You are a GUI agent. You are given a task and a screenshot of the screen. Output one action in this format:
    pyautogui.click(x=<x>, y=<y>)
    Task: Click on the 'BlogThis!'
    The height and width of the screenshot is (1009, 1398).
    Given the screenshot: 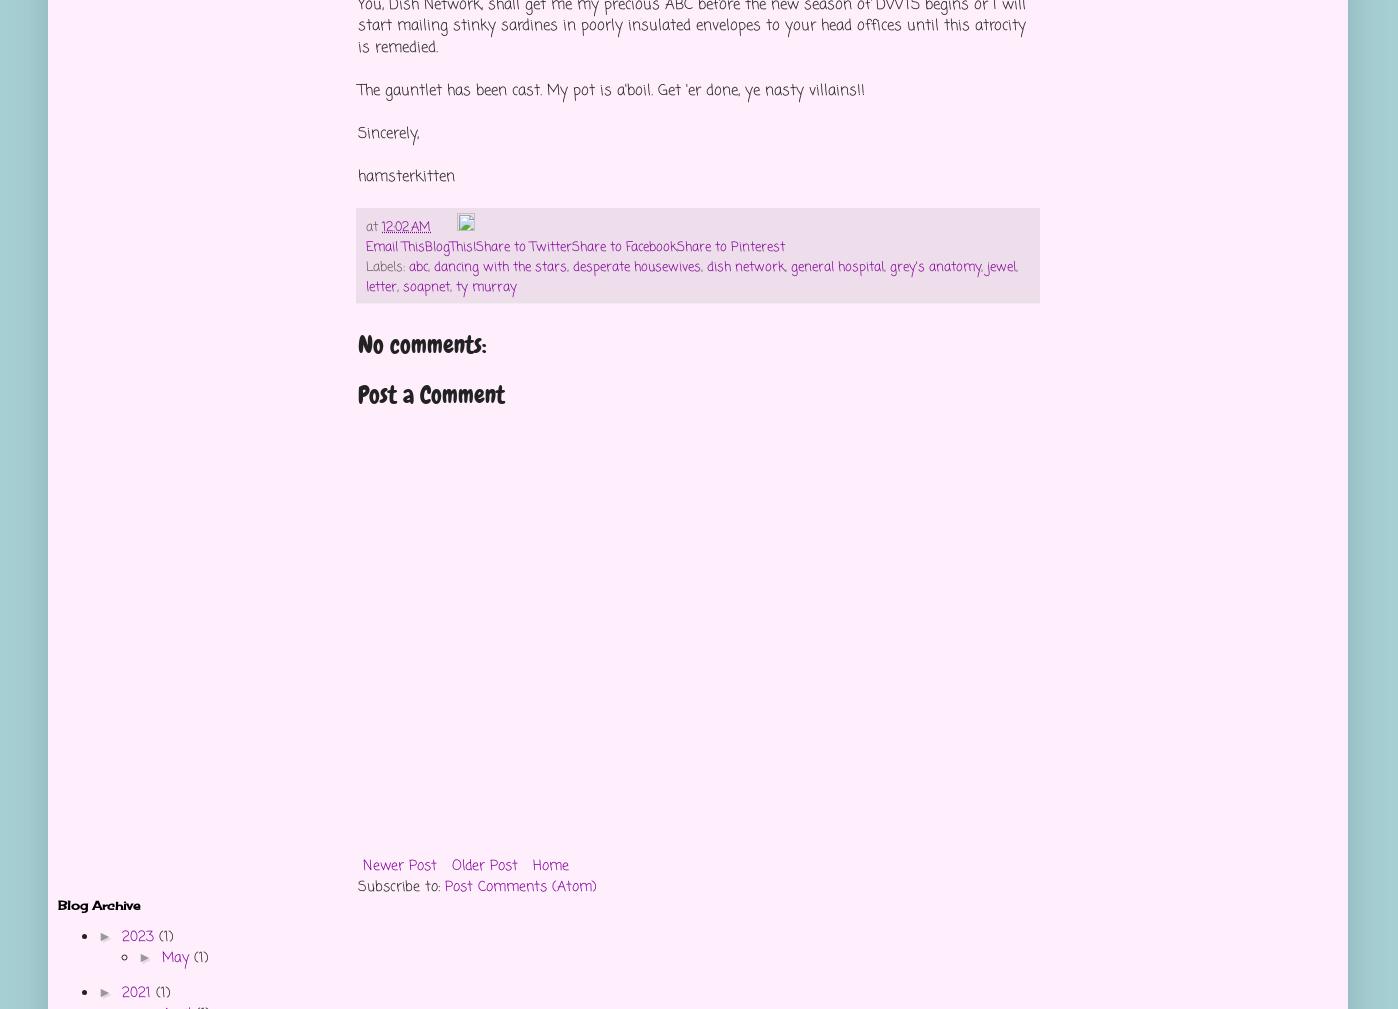 What is the action you would take?
    pyautogui.click(x=449, y=245)
    